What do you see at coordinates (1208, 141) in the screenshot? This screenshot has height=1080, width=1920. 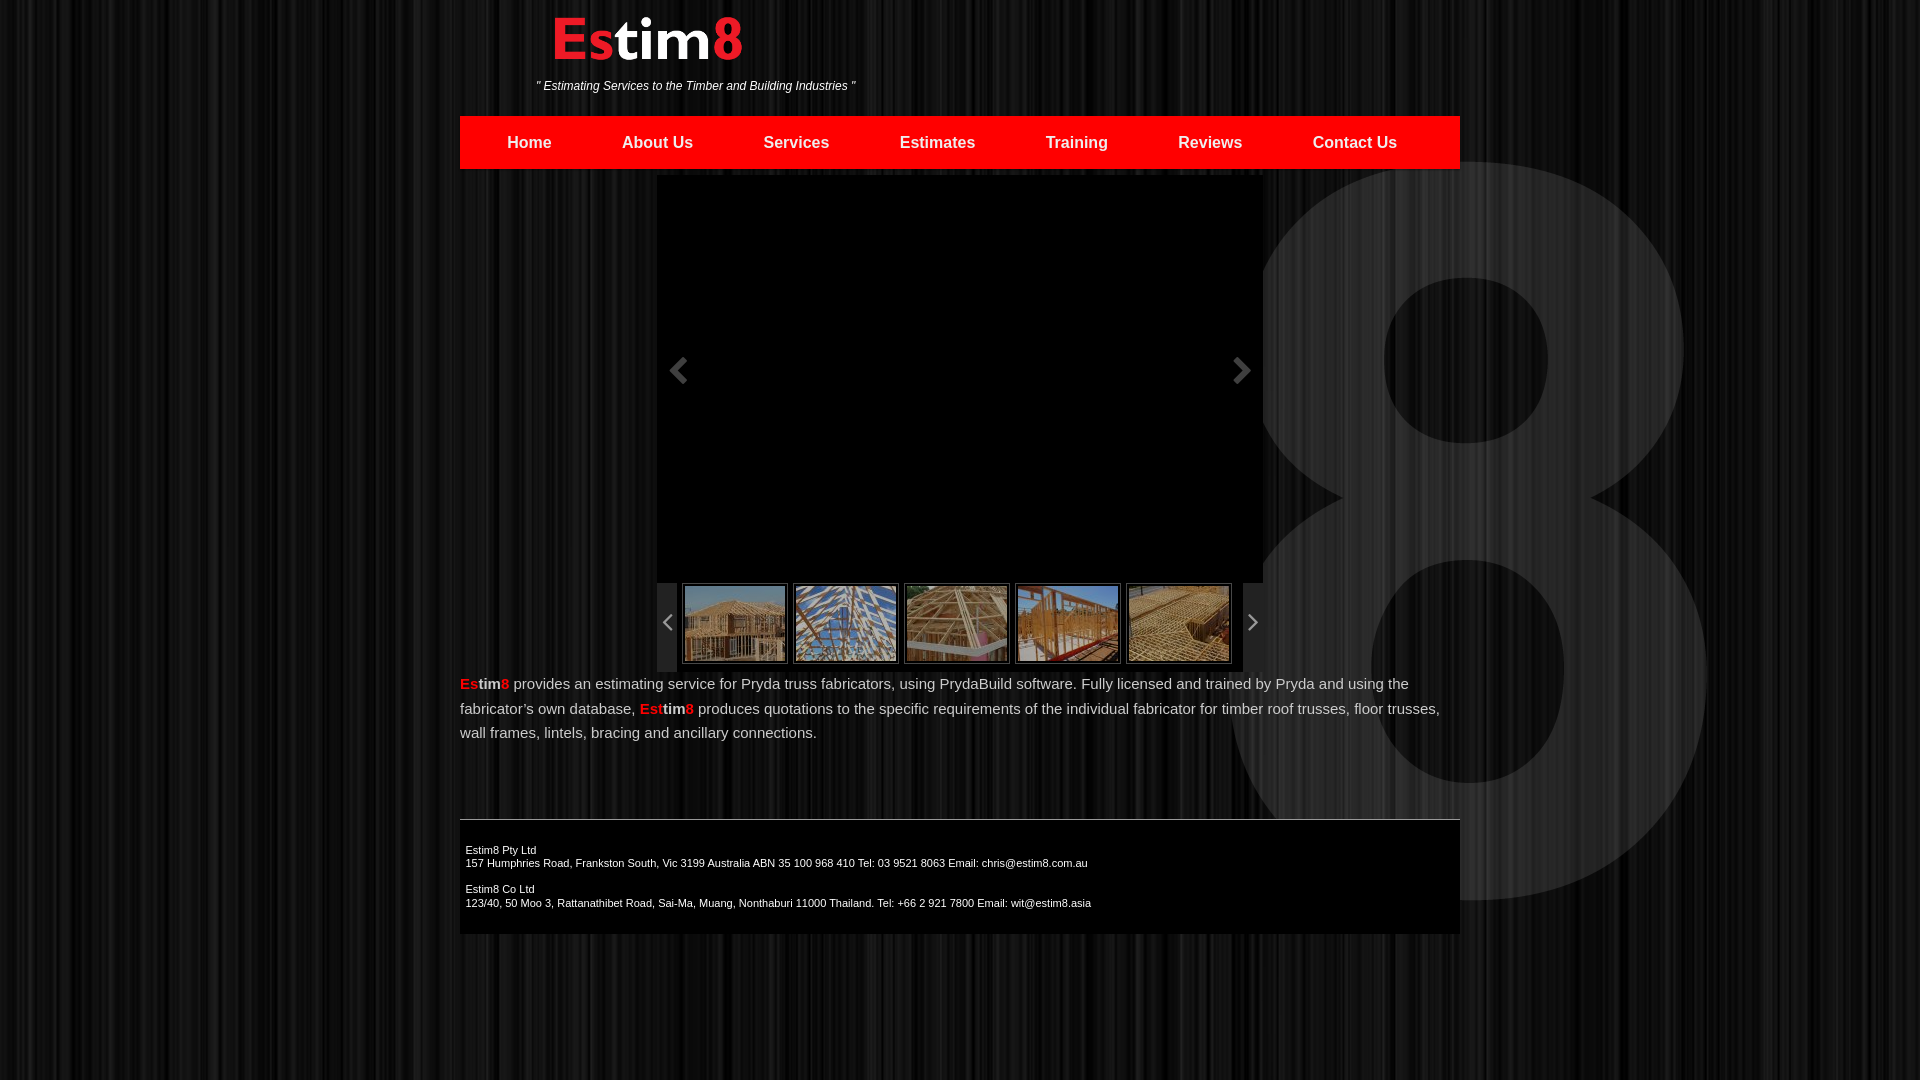 I see `'Reviews'` at bounding box center [1208, 141].